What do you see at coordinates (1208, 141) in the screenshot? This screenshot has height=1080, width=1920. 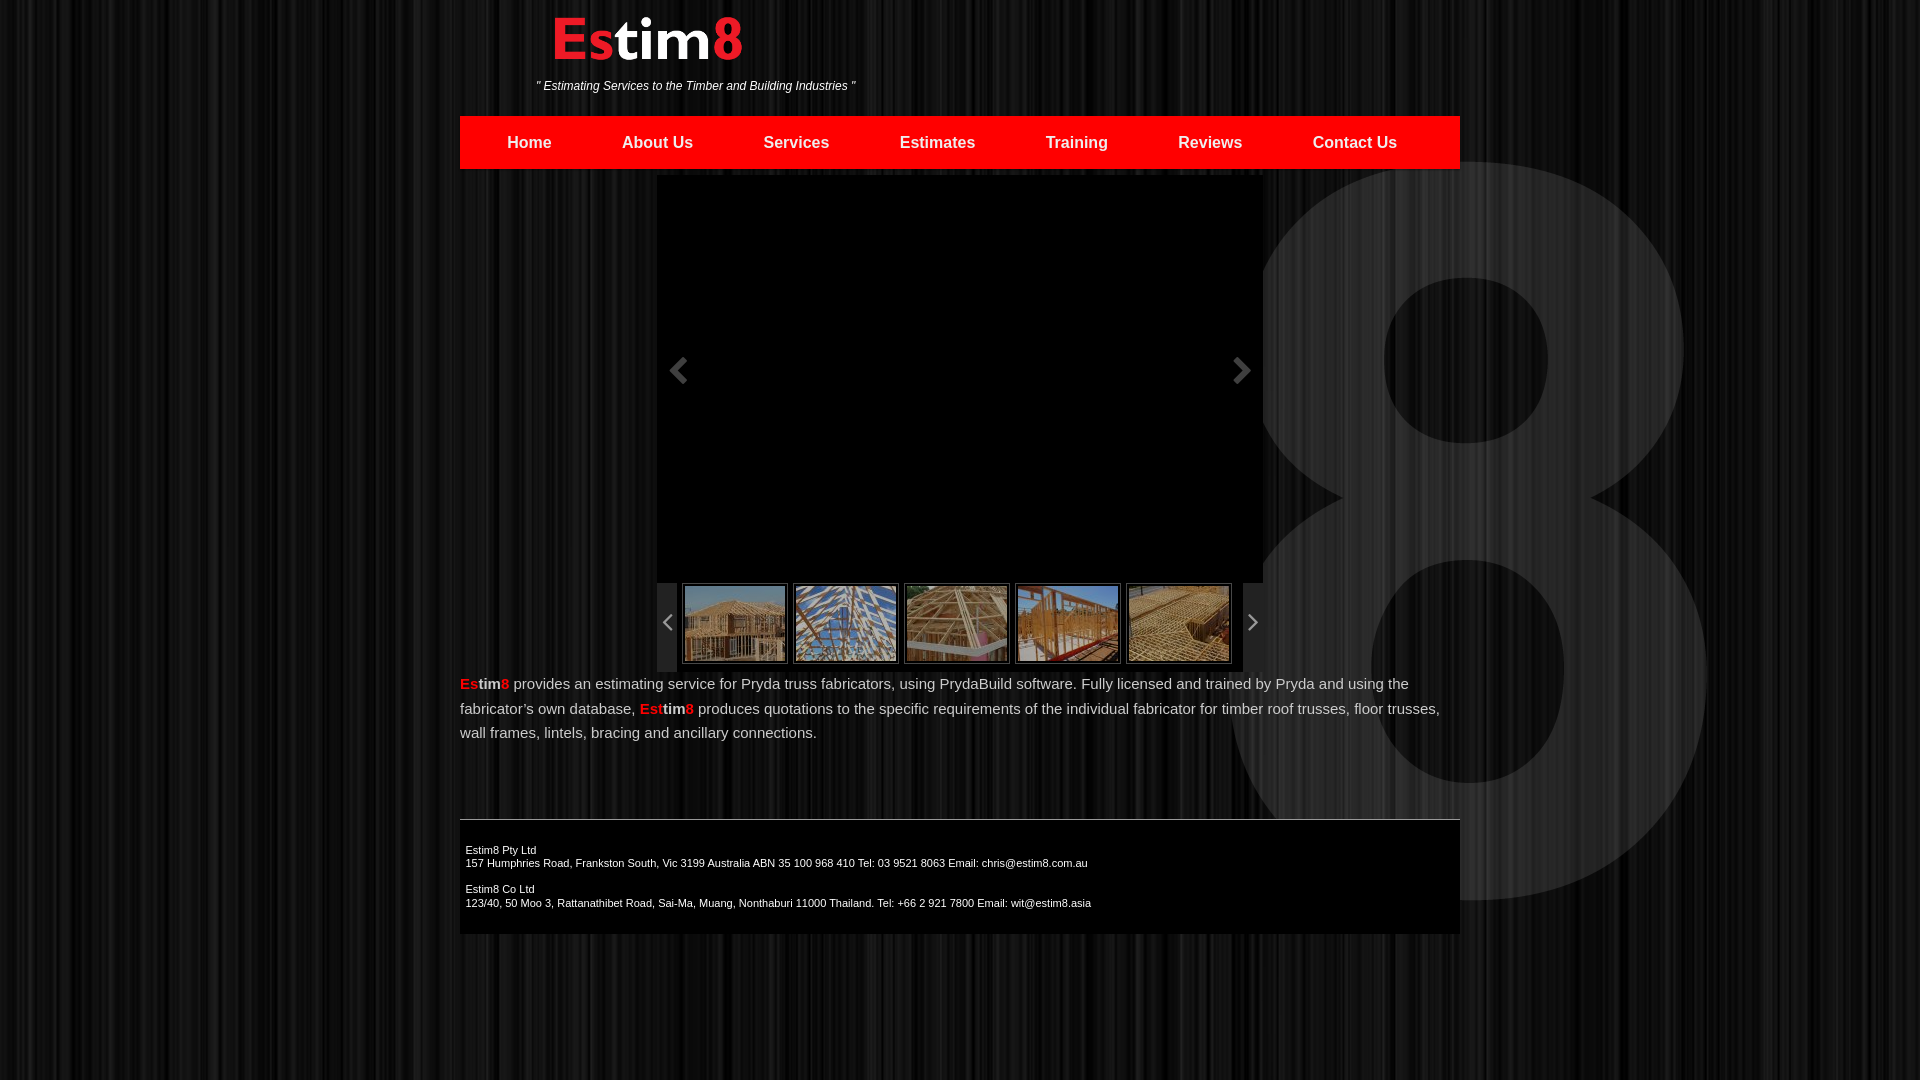 I see `'Reviews'` at bounding box center [1208, 141].